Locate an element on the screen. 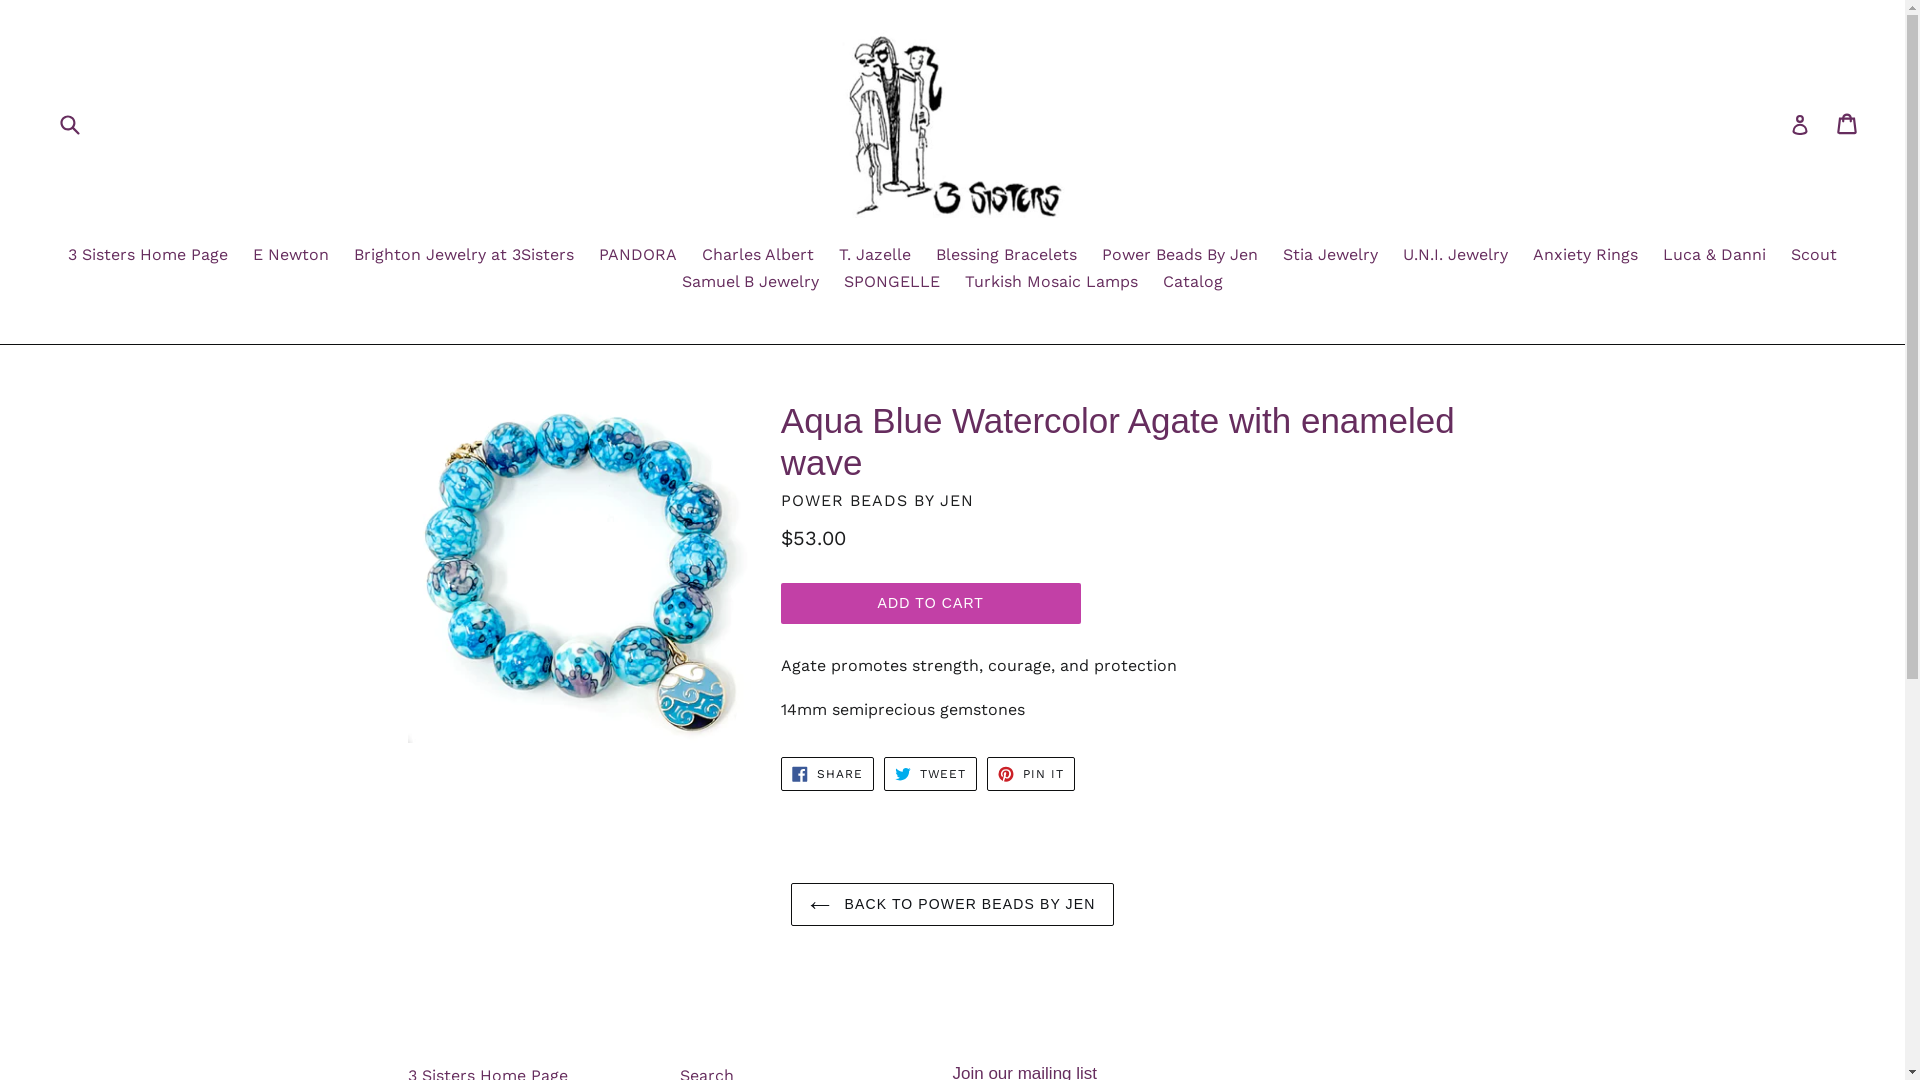  'SPONGELLE' is located at coordinates (891, 283).